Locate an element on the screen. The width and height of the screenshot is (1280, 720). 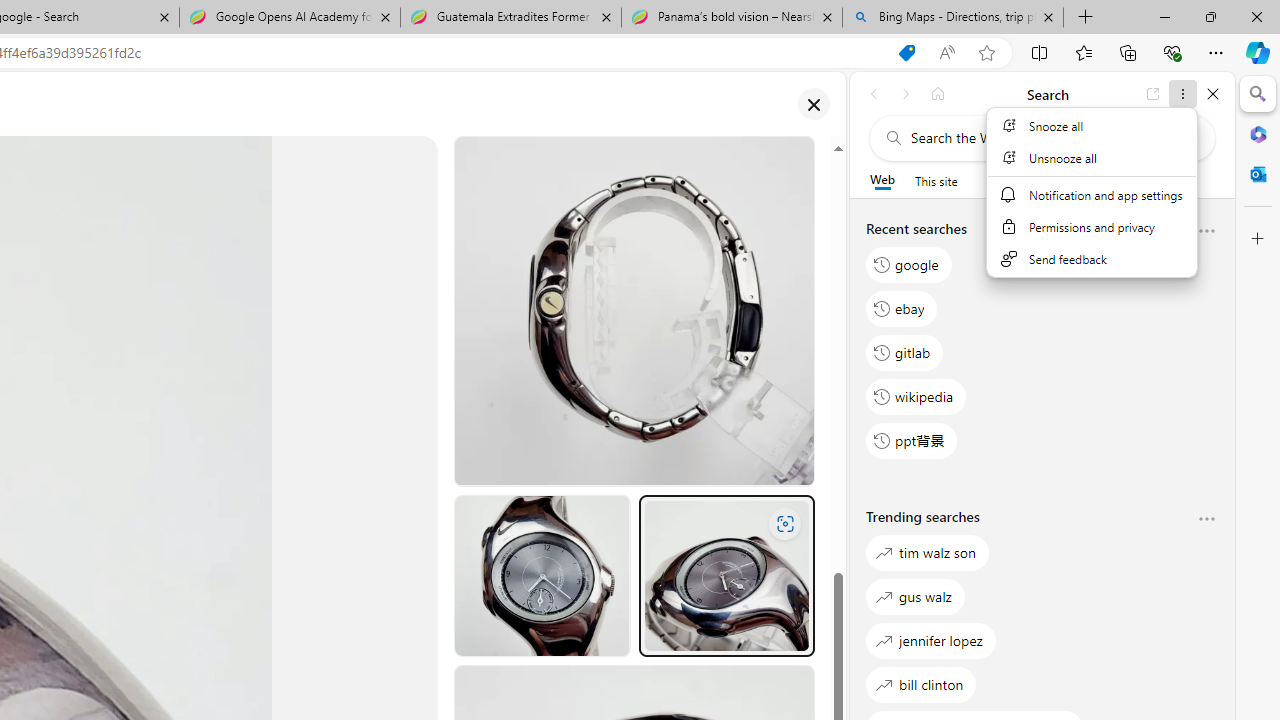
'Forward' is located at coordinates (905, 93).